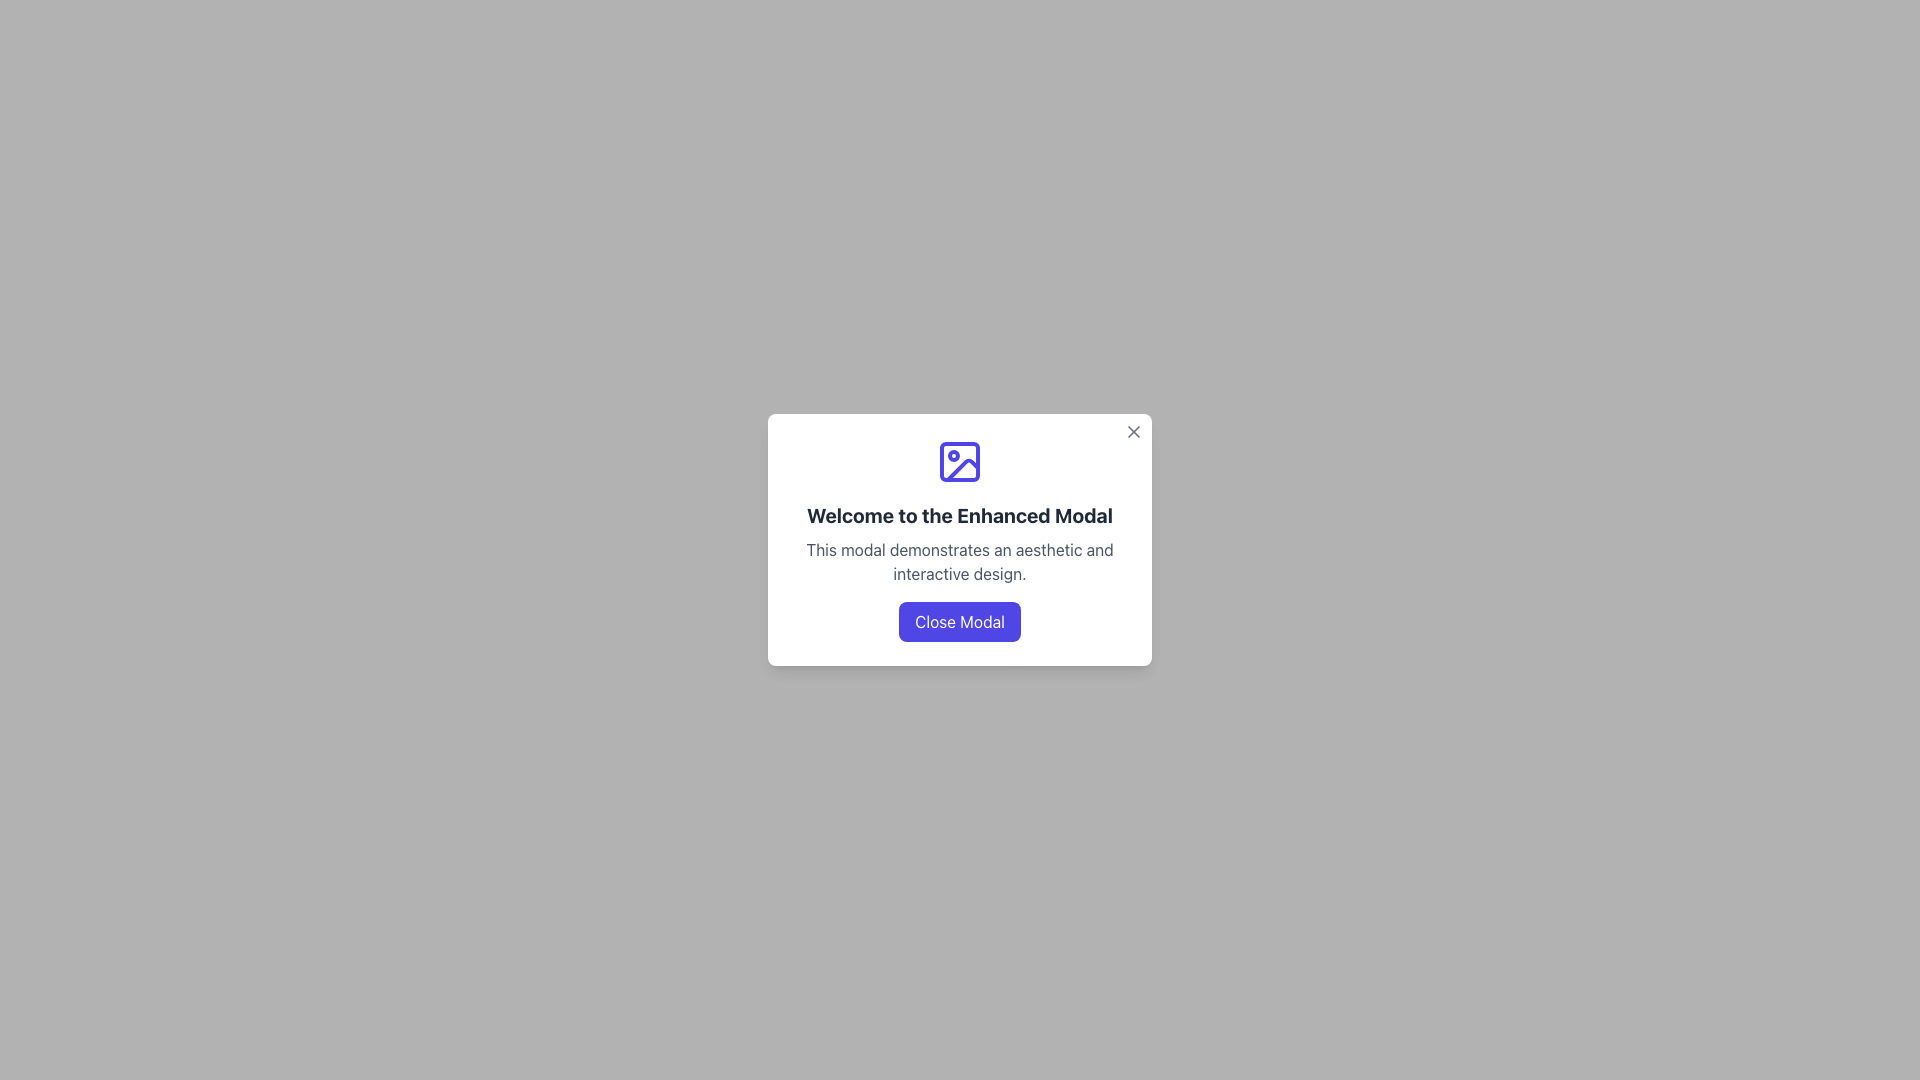  What do you see at coordinates (1133, 431) in the screenshot?
I see `the close button icon located at the top-right corner of the modal window to observe the hover effect` at bounding box center [1133, 431].